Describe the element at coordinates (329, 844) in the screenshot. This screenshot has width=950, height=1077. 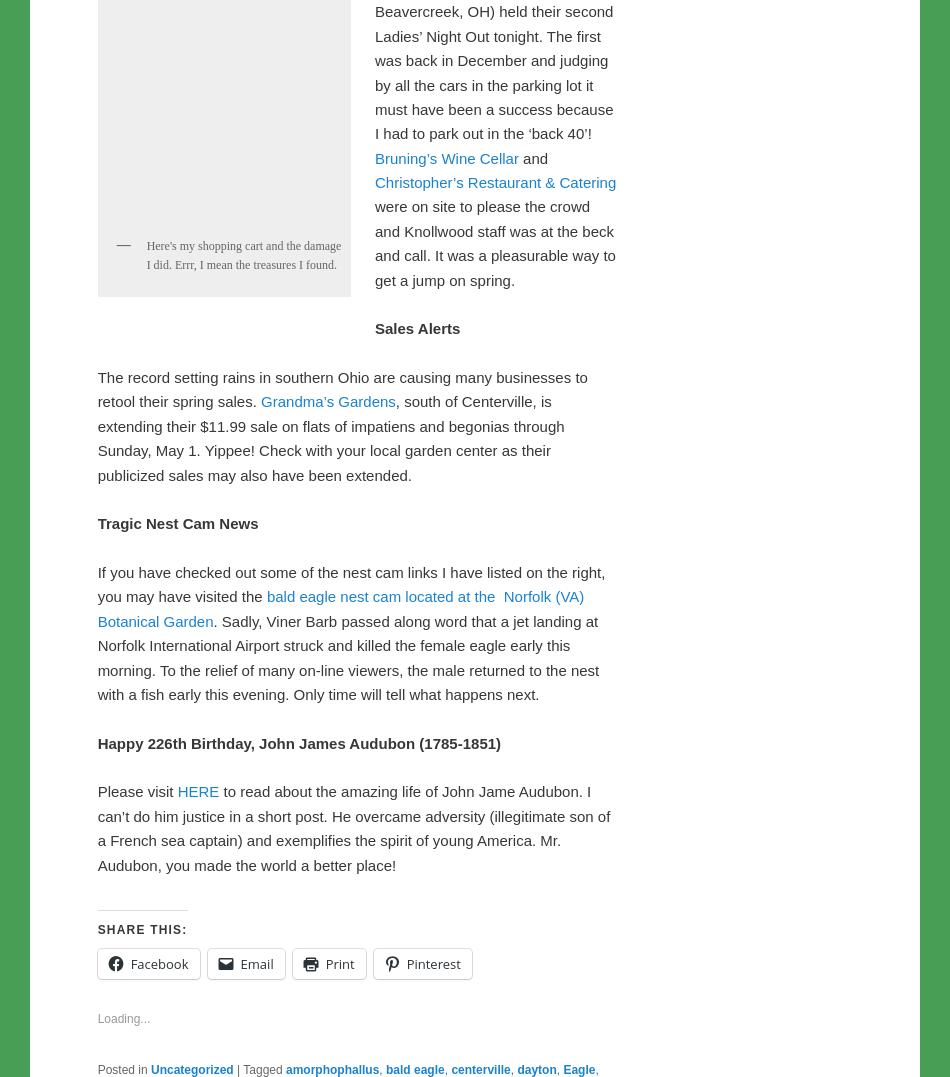
I see `', south of Centerville, is extending their $11.99 sale on flats of impatiens and begonias through Sunday, May 1. Yippee!'` at that location.